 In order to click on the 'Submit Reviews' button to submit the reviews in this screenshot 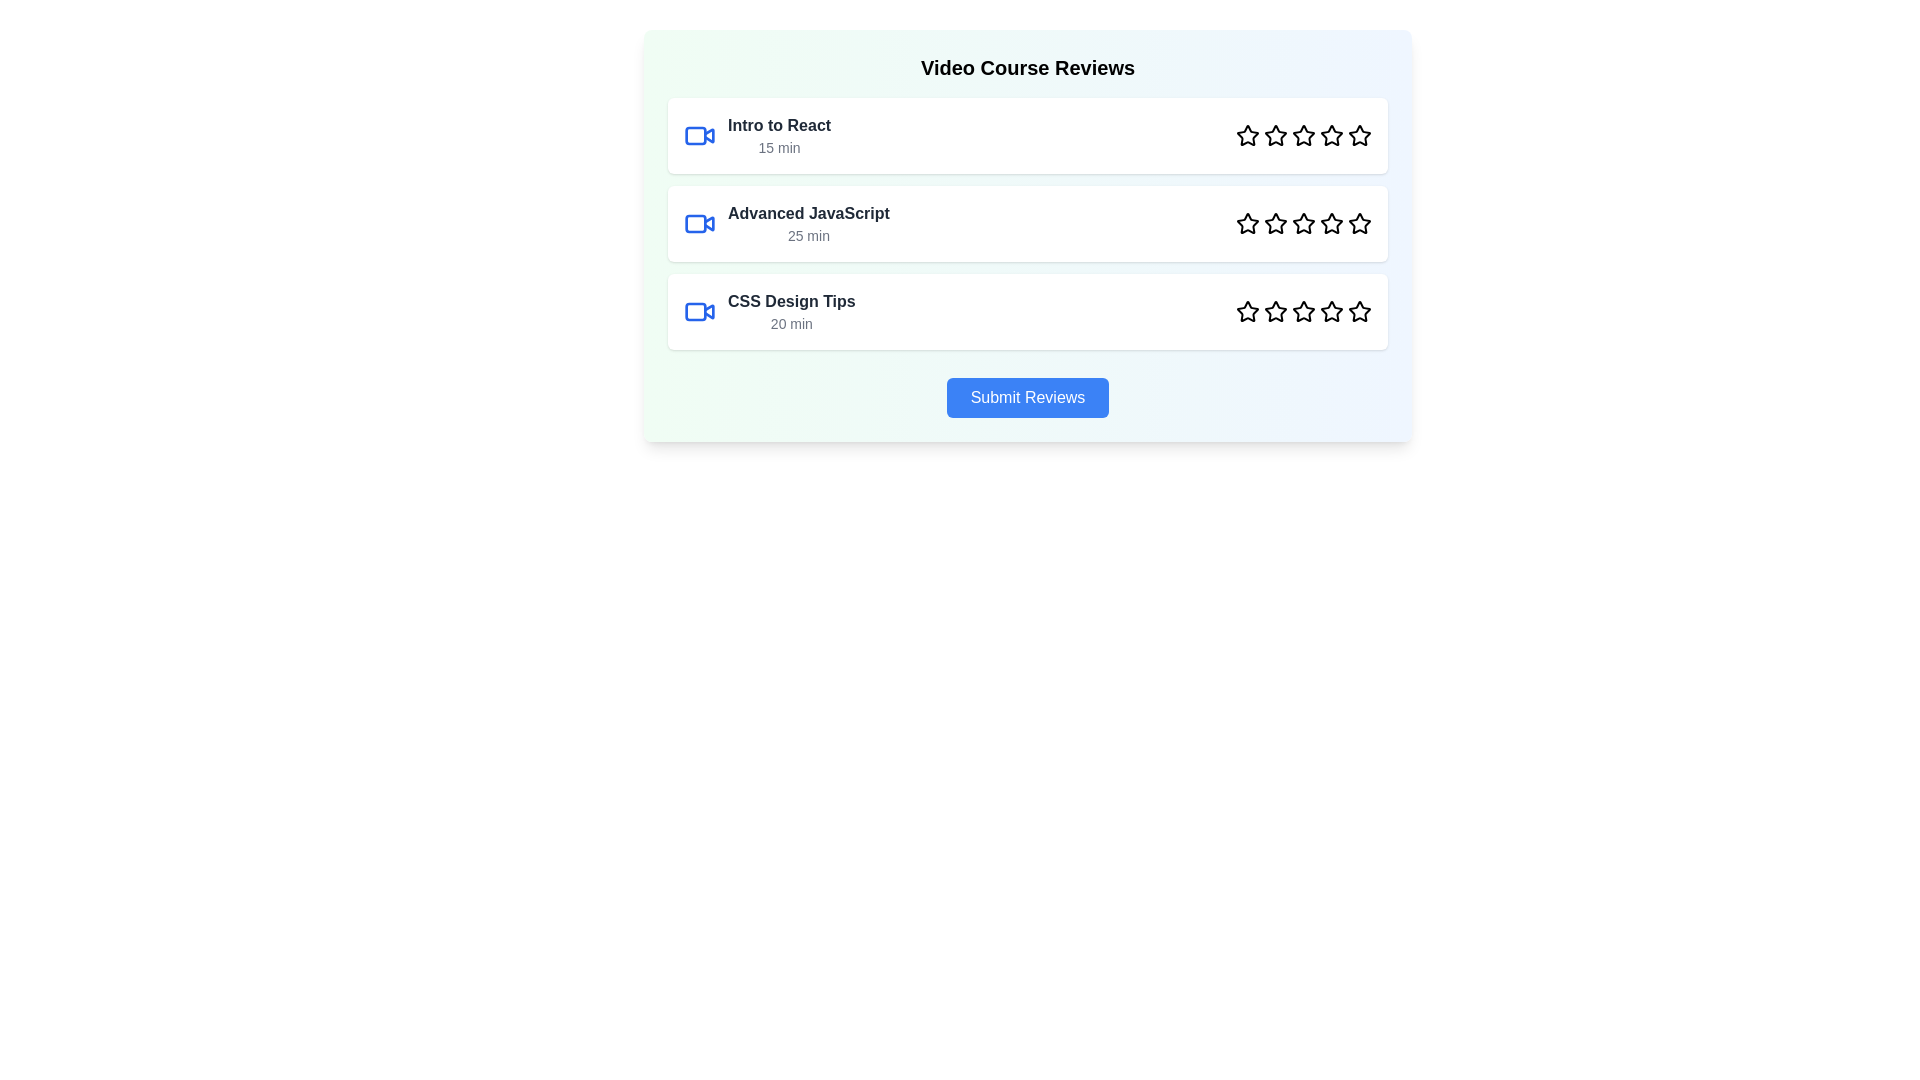, I will do `click(1027, 397)`.